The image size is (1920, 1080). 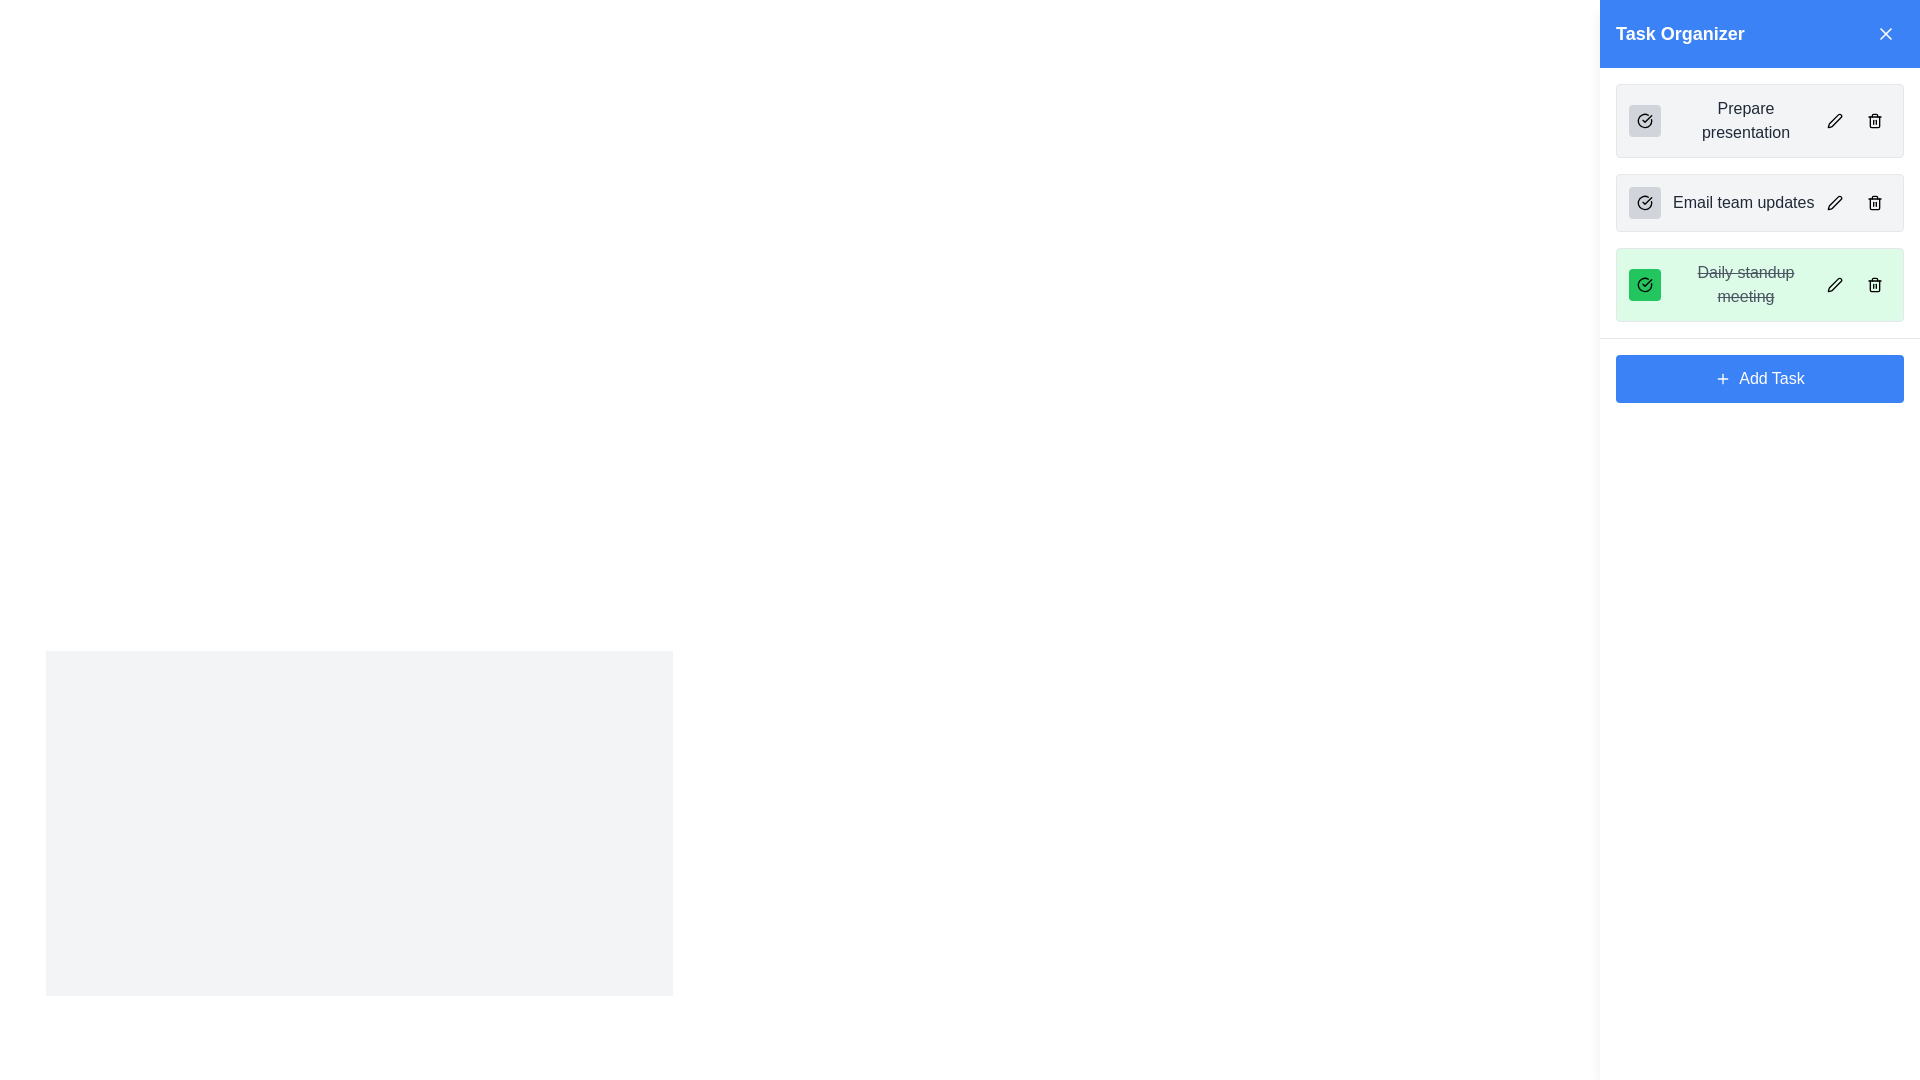 What do you see at coordinates (1645, 203) in the screenshot?
I see `the checkbox indicator for the task labeled 'Email team updates'` at bounding box center [1645, 203].